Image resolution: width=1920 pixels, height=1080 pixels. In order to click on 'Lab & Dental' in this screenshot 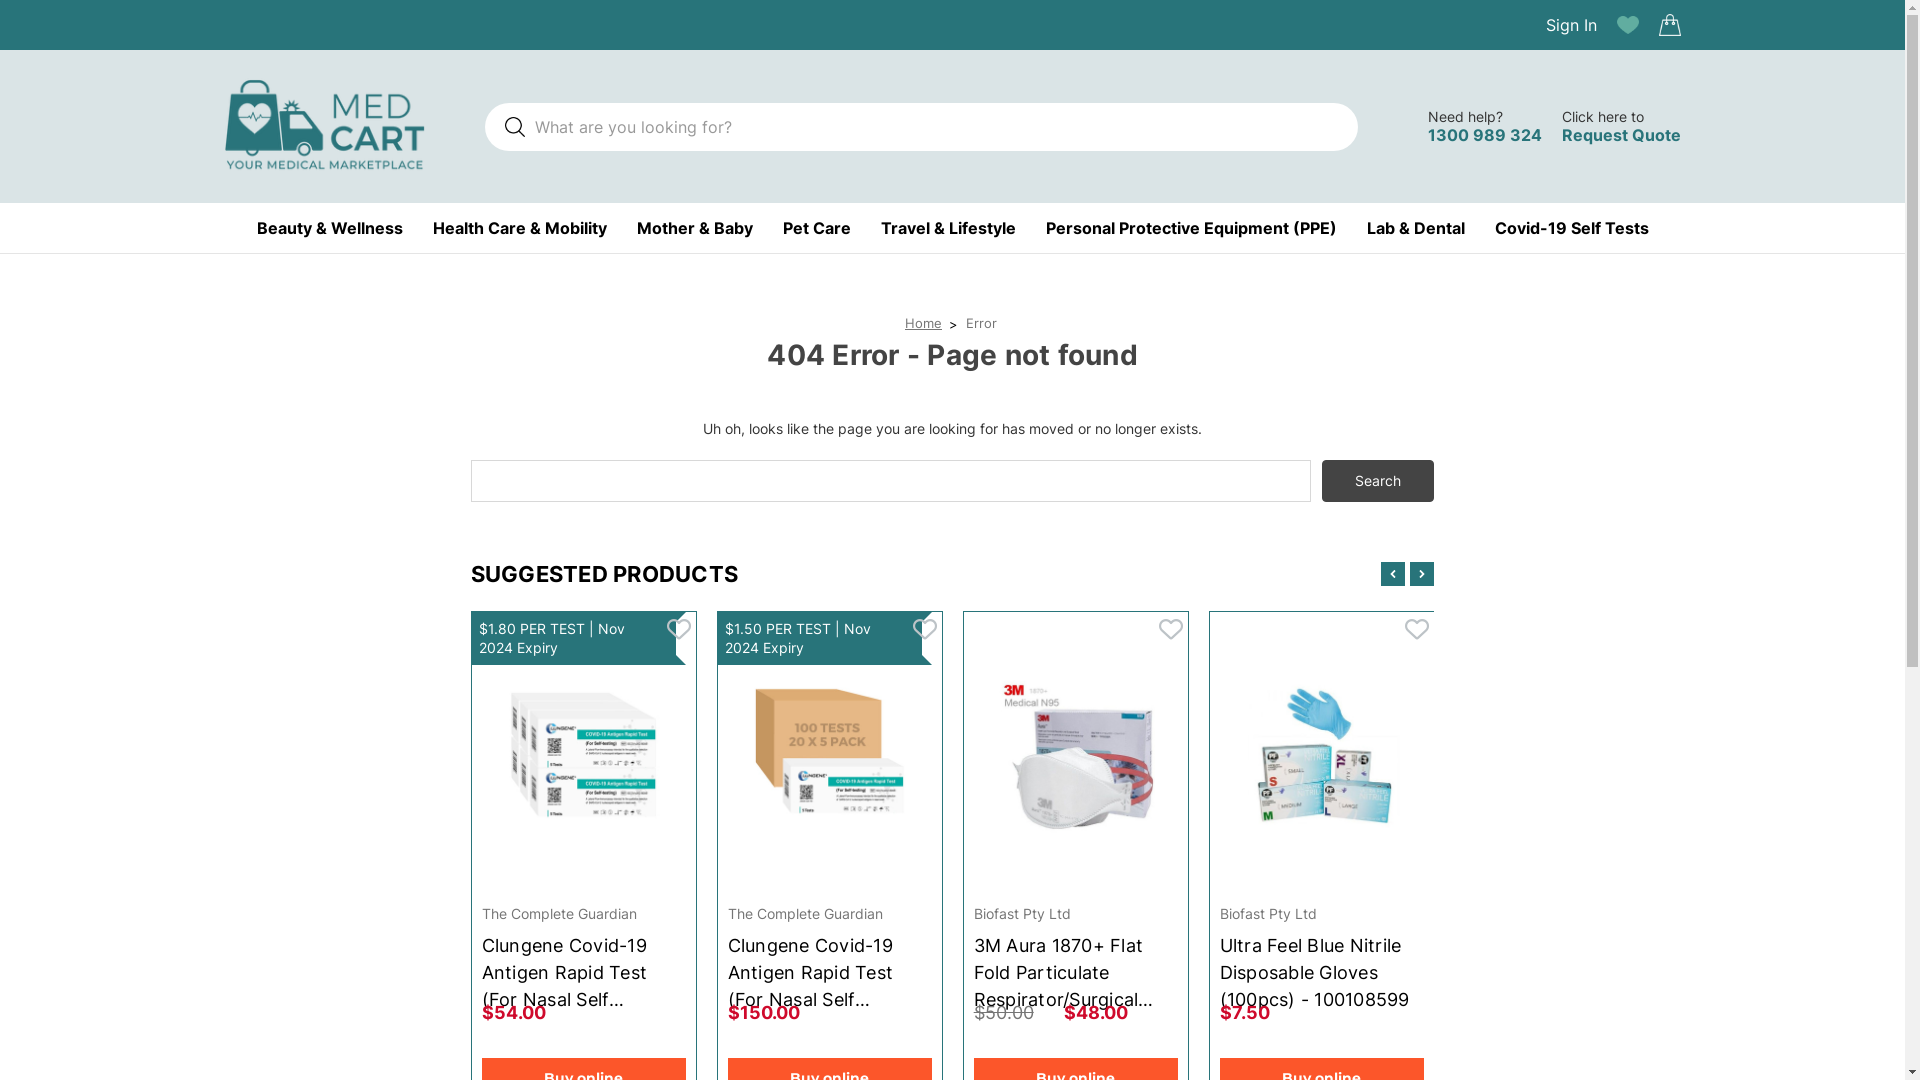, I will do `click(1414, 226)`.